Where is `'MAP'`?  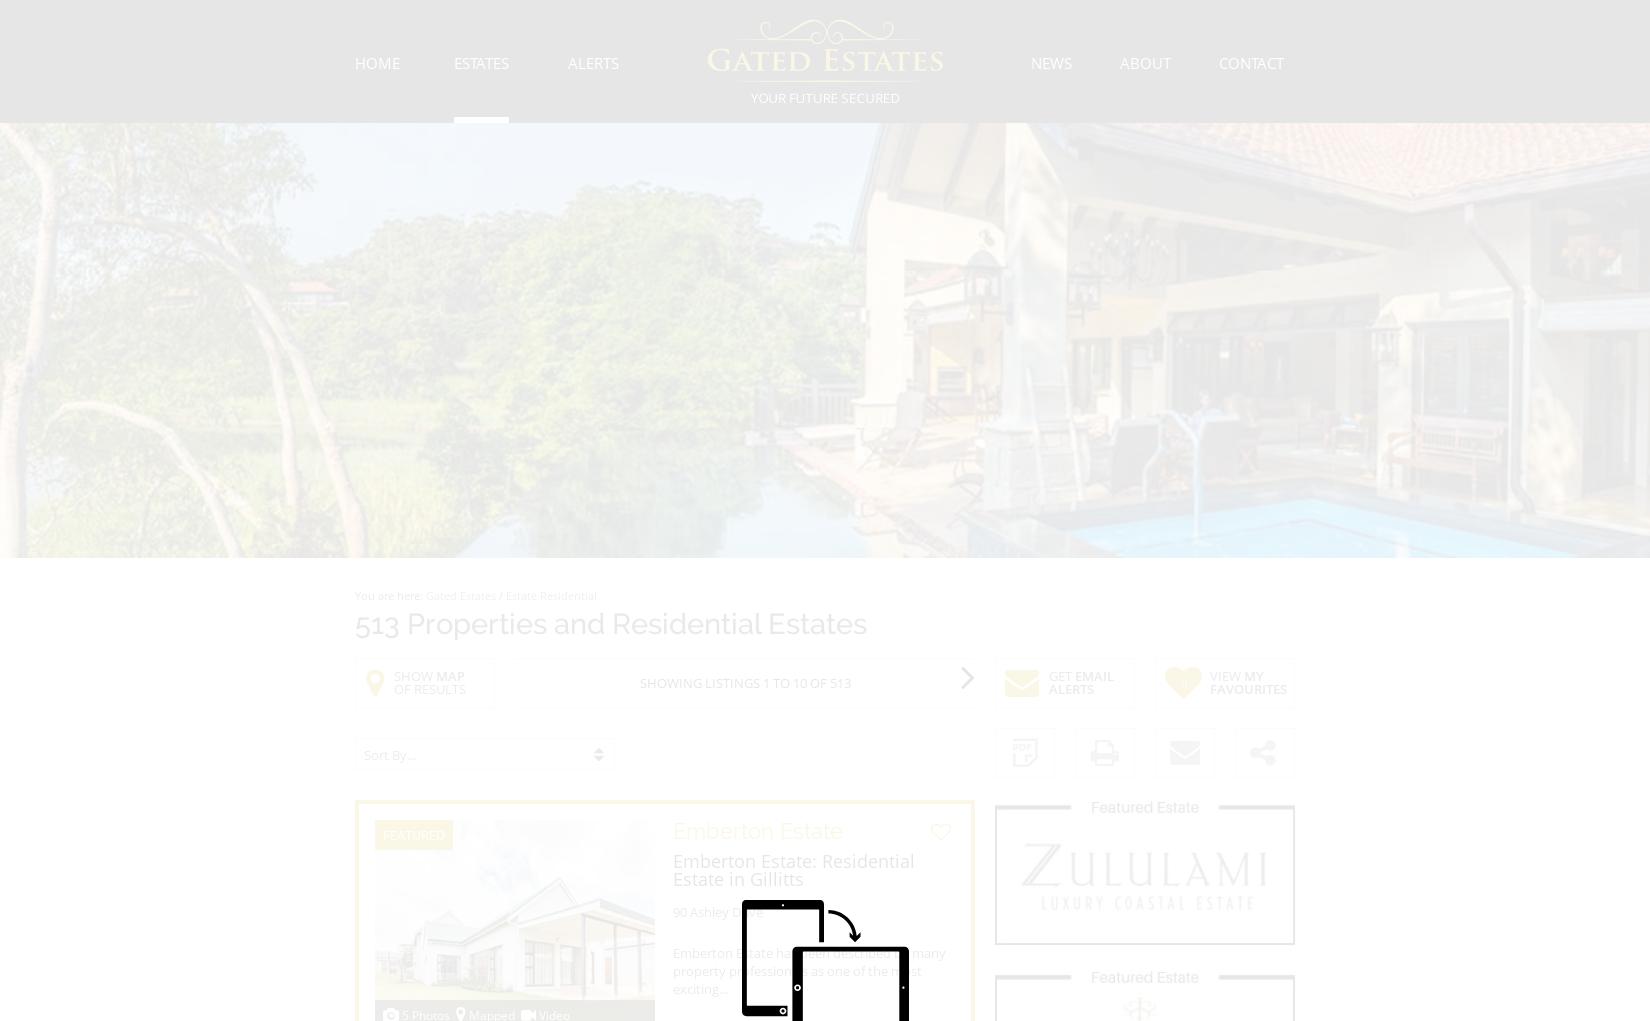 'MAP' is located at coordinates (449, 674).